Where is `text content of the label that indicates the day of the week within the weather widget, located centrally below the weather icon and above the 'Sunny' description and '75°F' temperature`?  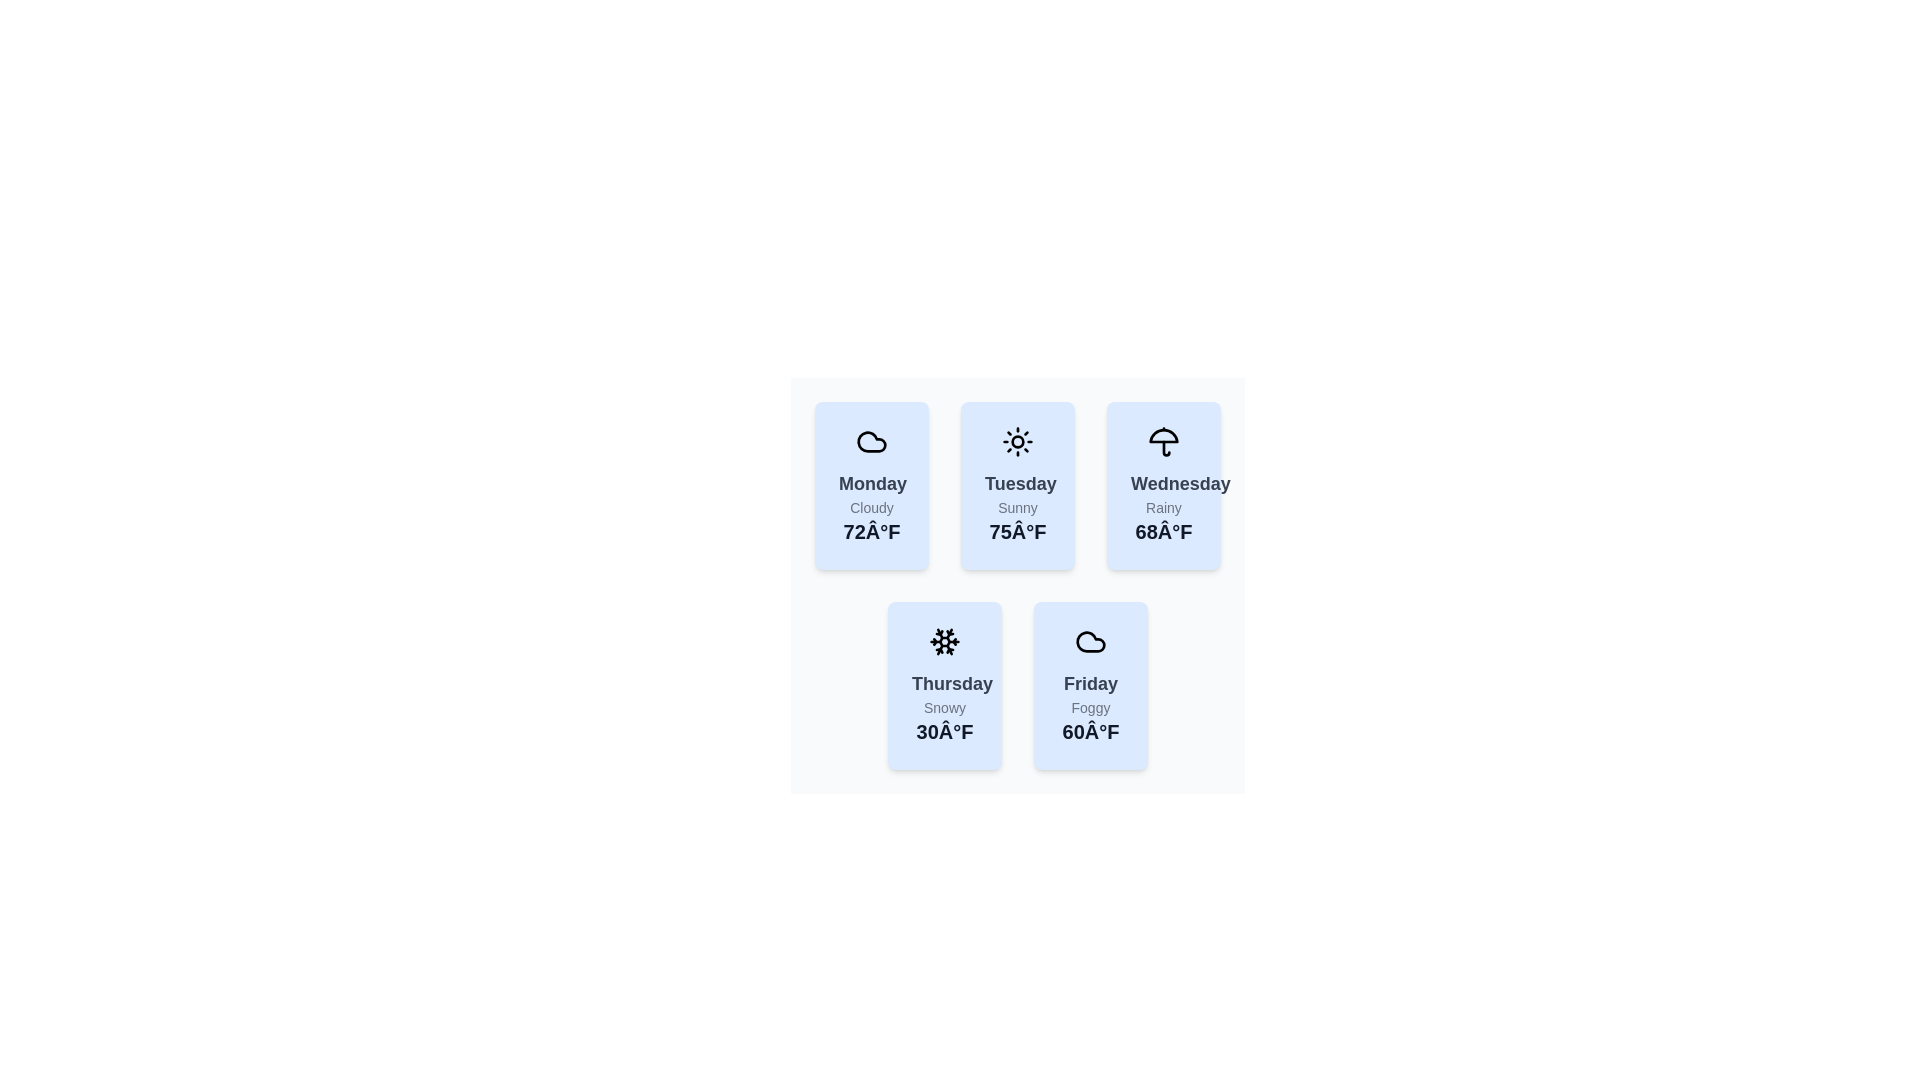 text content of the label that indicates the day of the week within the weather widget, located centrally below the weather icon and above the 'Sunny' description and '75°F' temperature is located at coordinates (1017, 483).